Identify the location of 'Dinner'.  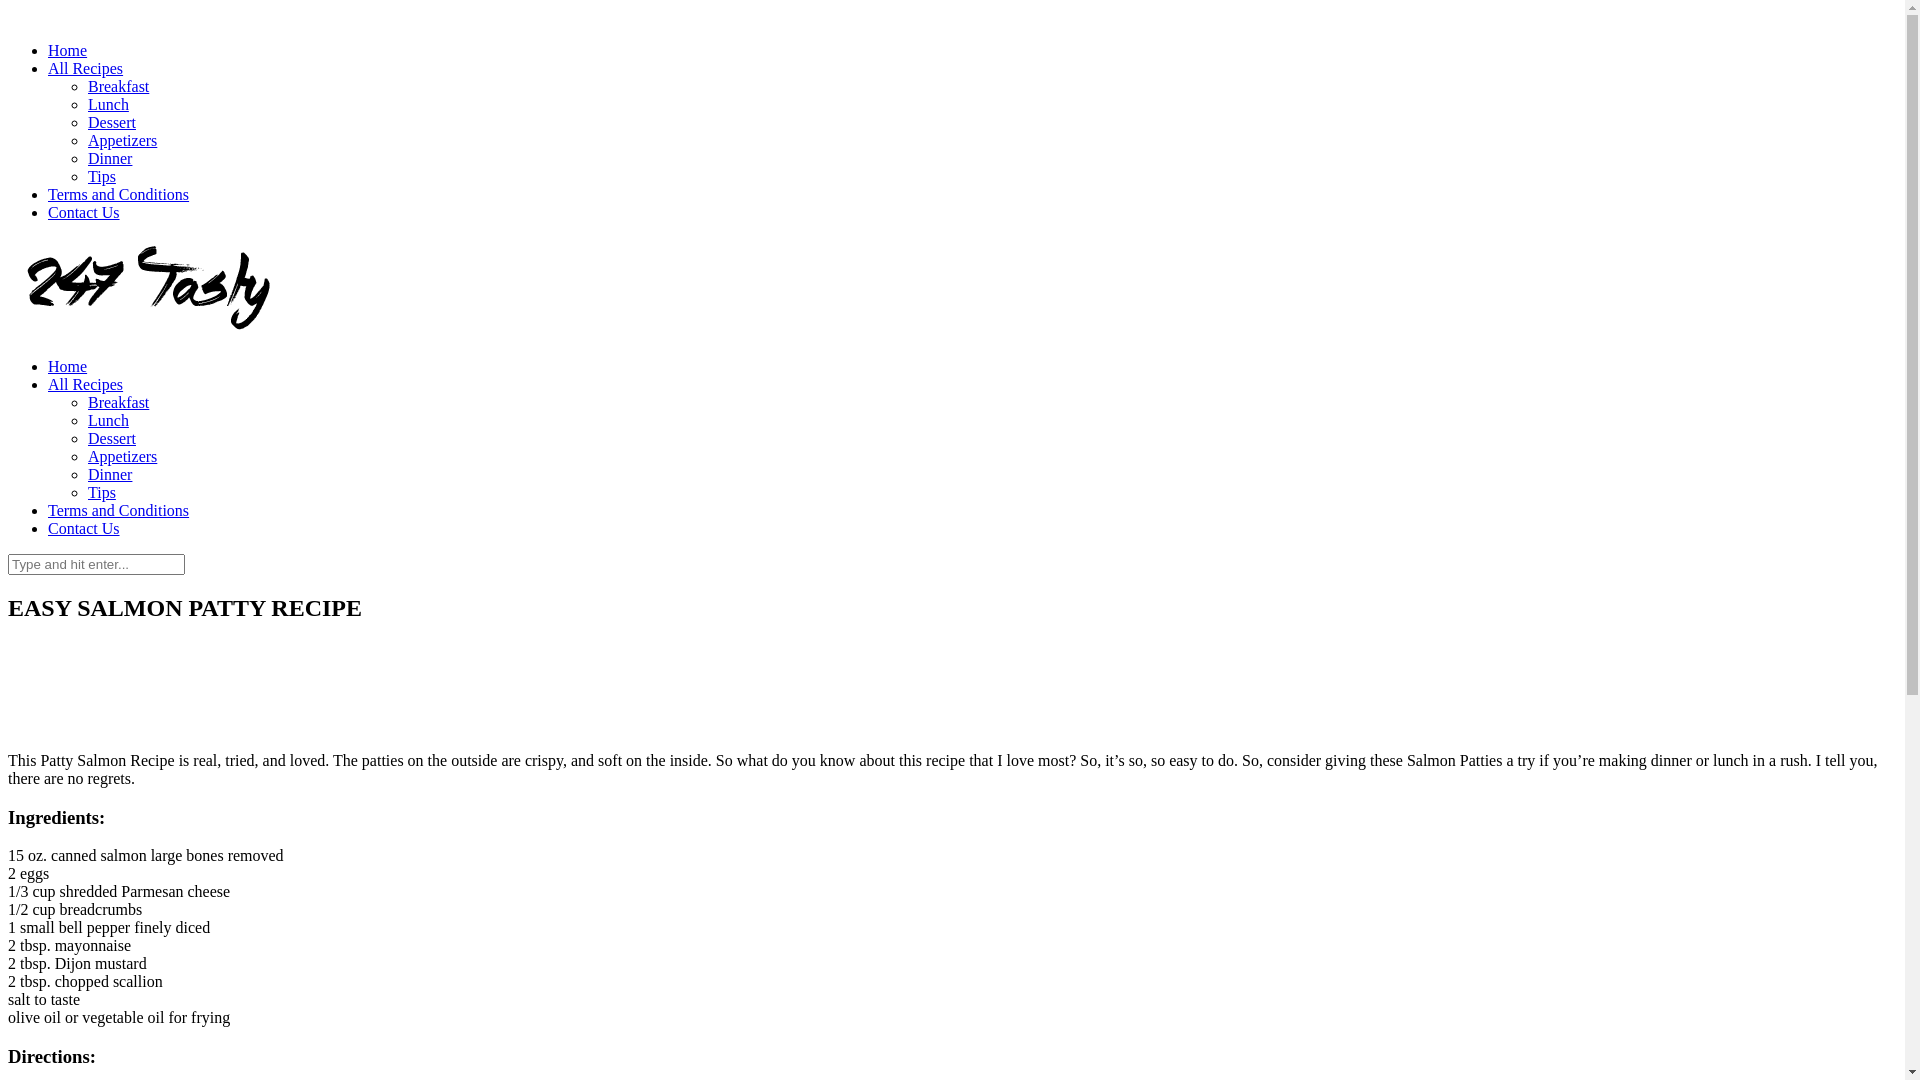
(109, 474).